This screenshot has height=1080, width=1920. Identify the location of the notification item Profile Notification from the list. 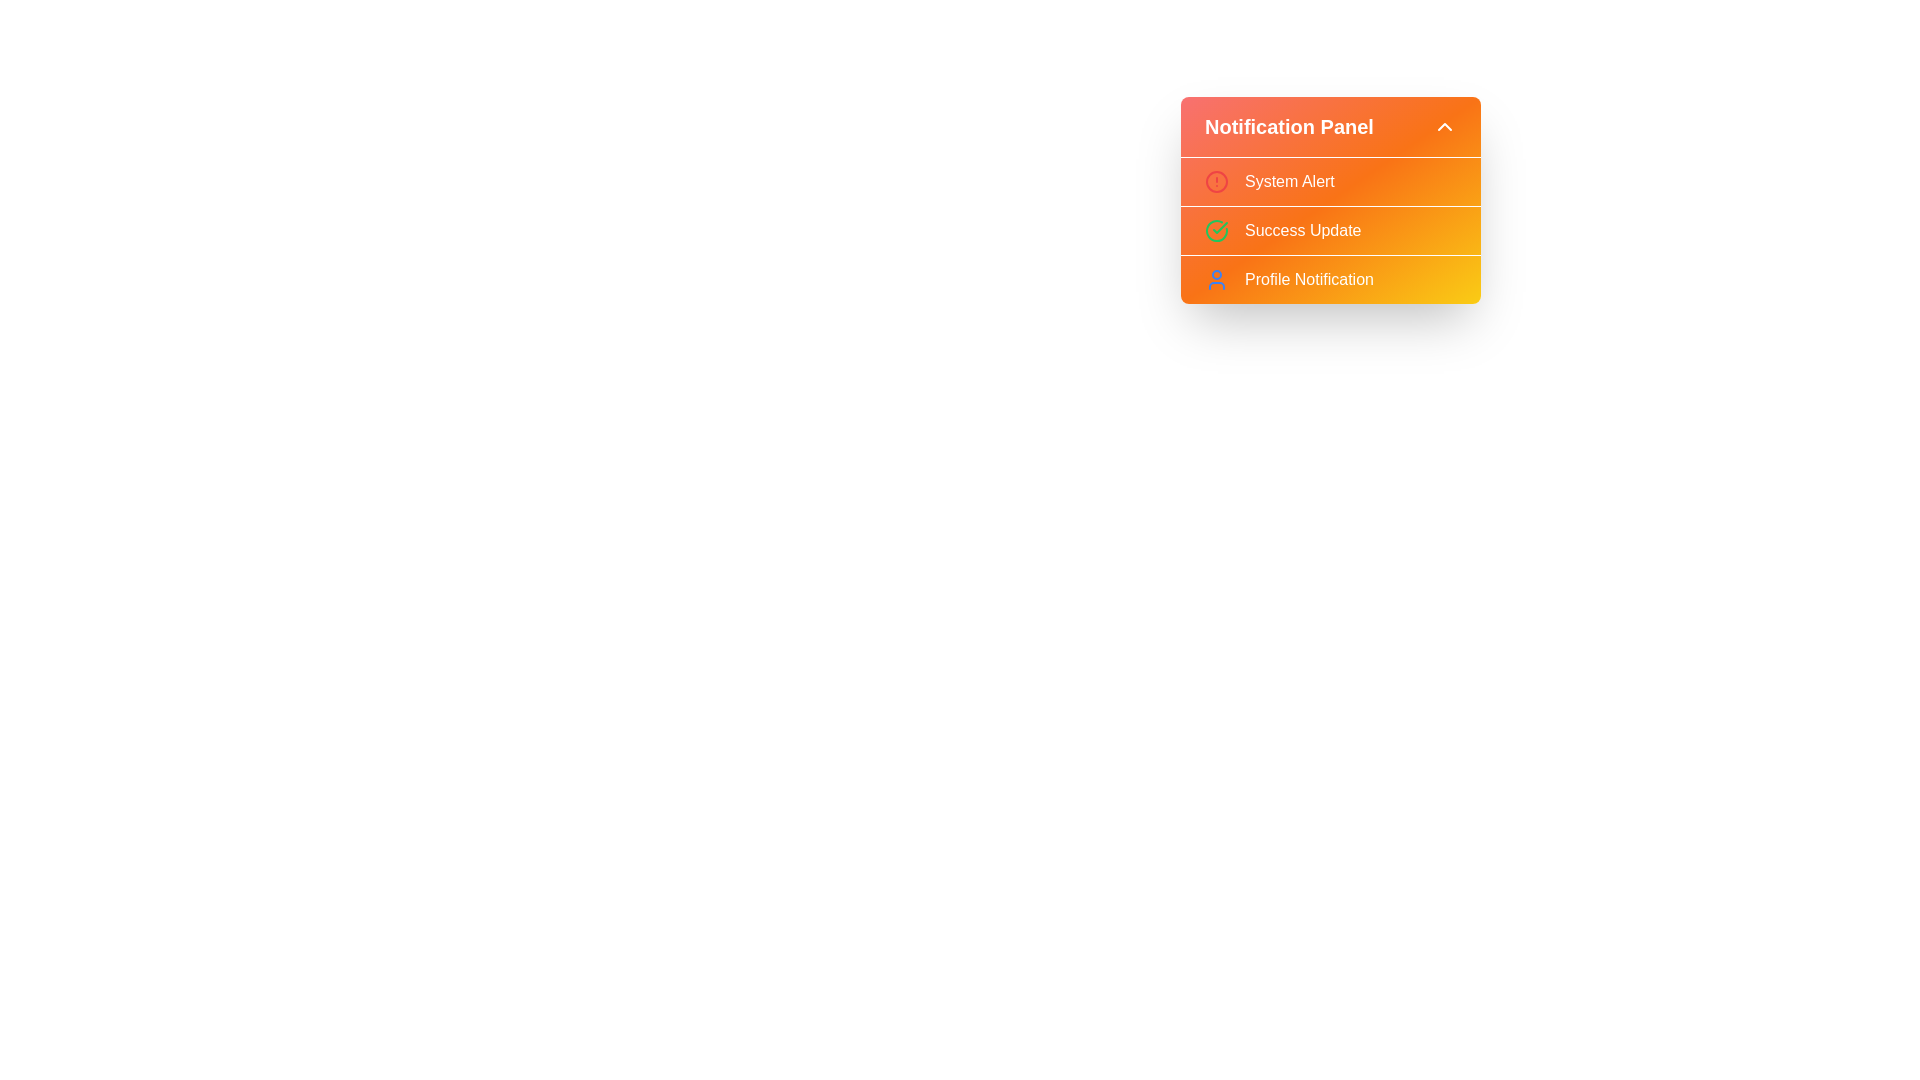
(1330, 278).